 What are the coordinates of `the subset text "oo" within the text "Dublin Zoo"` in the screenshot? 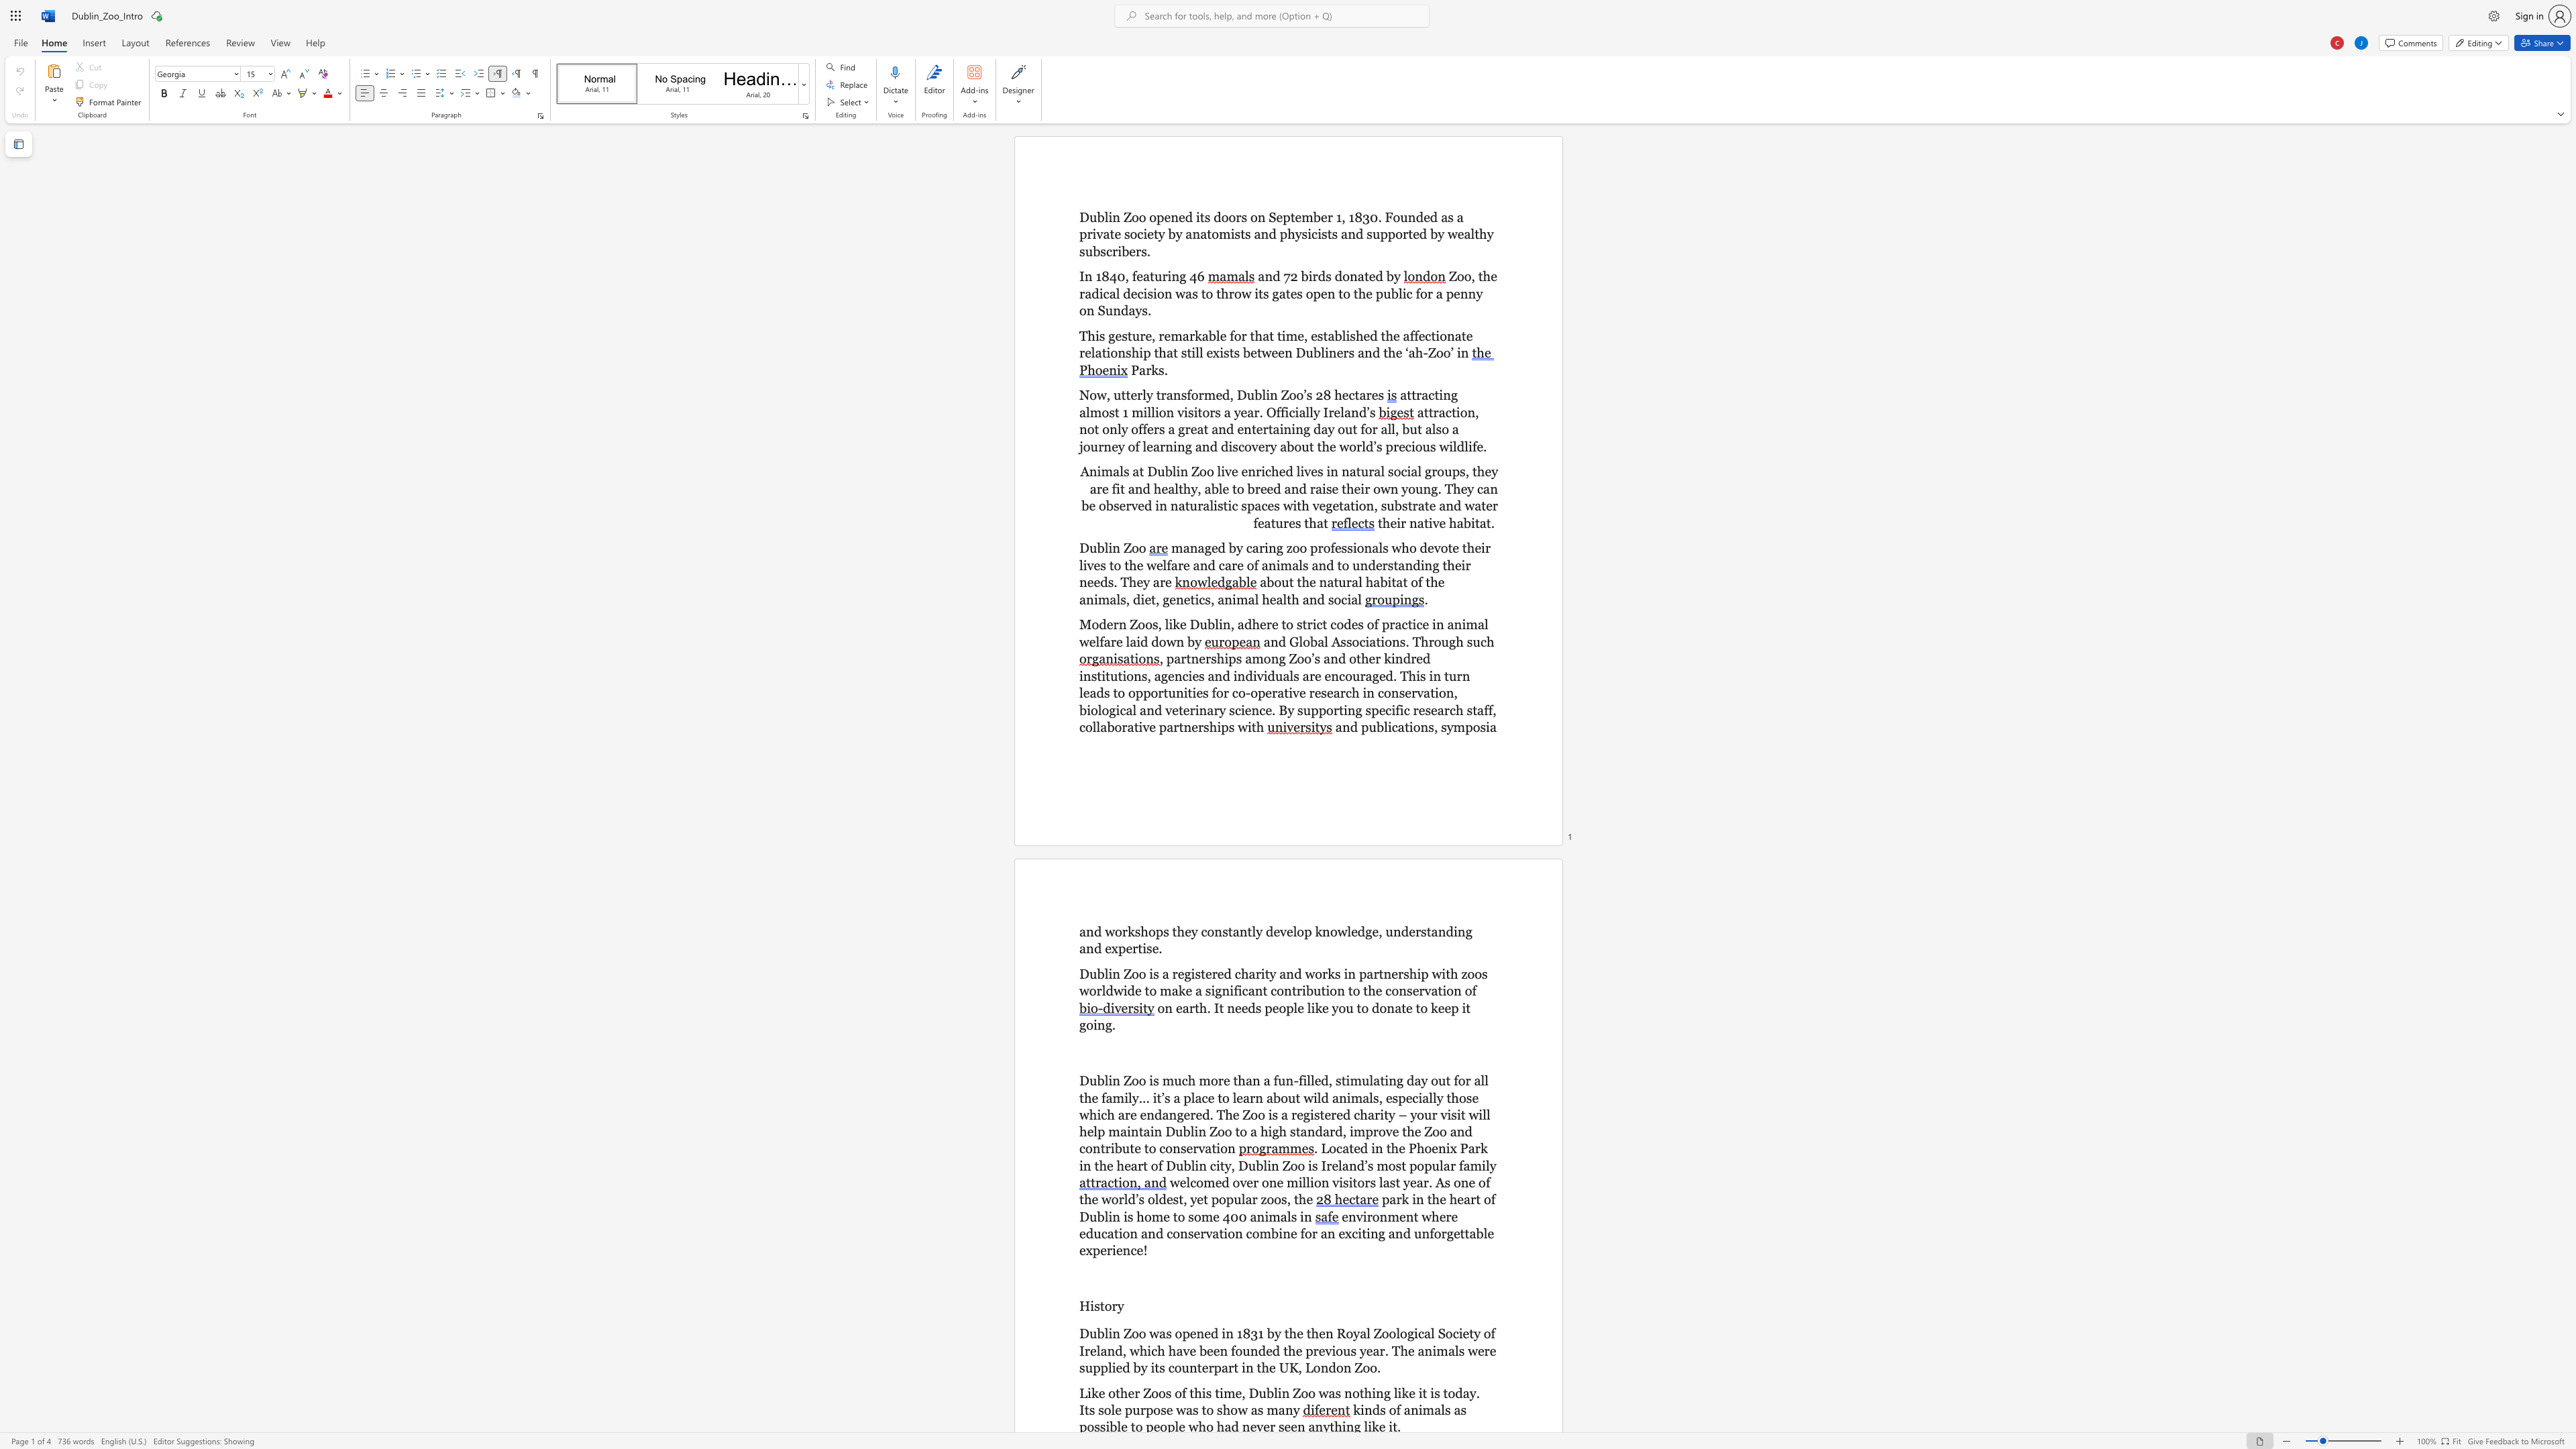 It's located at (1130, 547).